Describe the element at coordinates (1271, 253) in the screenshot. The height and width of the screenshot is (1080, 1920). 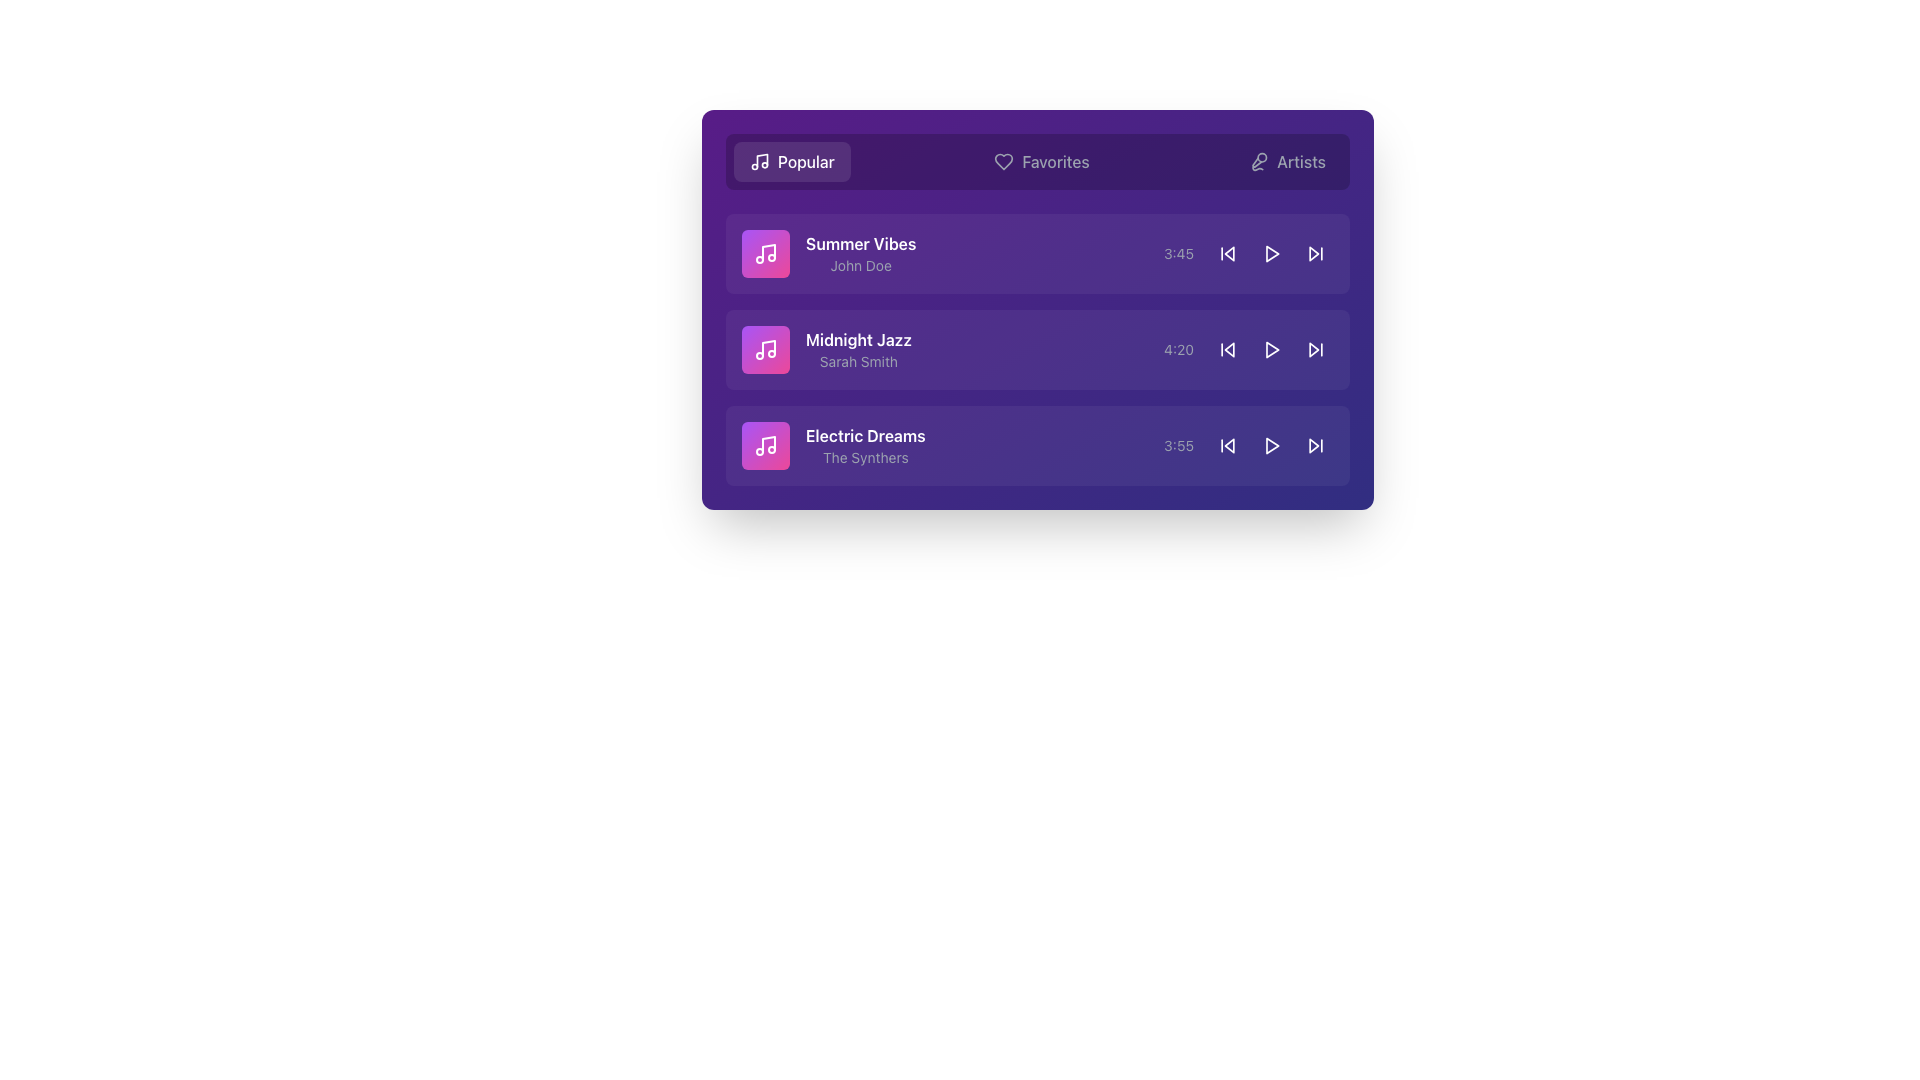
I see `the Play button located to the right of the song duration '3:45' in the first track of the playlist` at that location.